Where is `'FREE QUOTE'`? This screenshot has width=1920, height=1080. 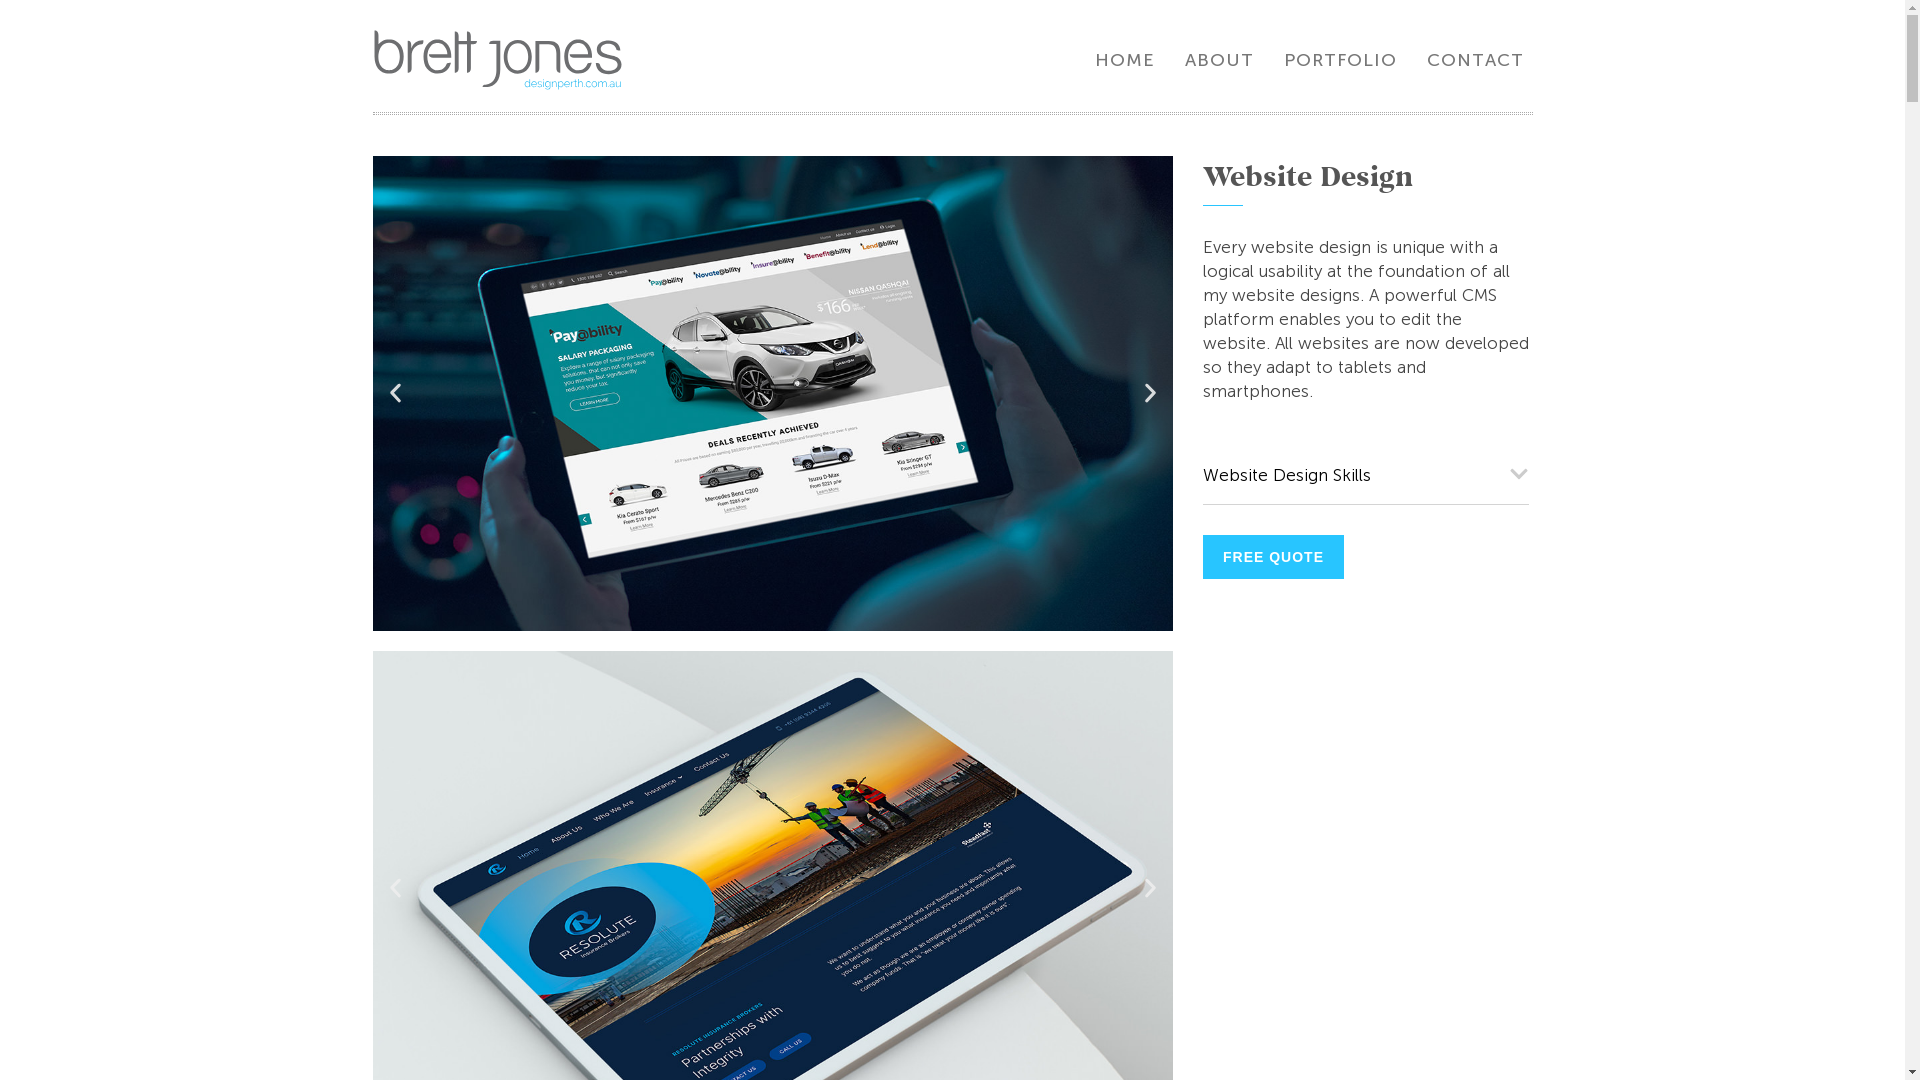 'FREE QUOTE' is located at coordinates (1200, 556).